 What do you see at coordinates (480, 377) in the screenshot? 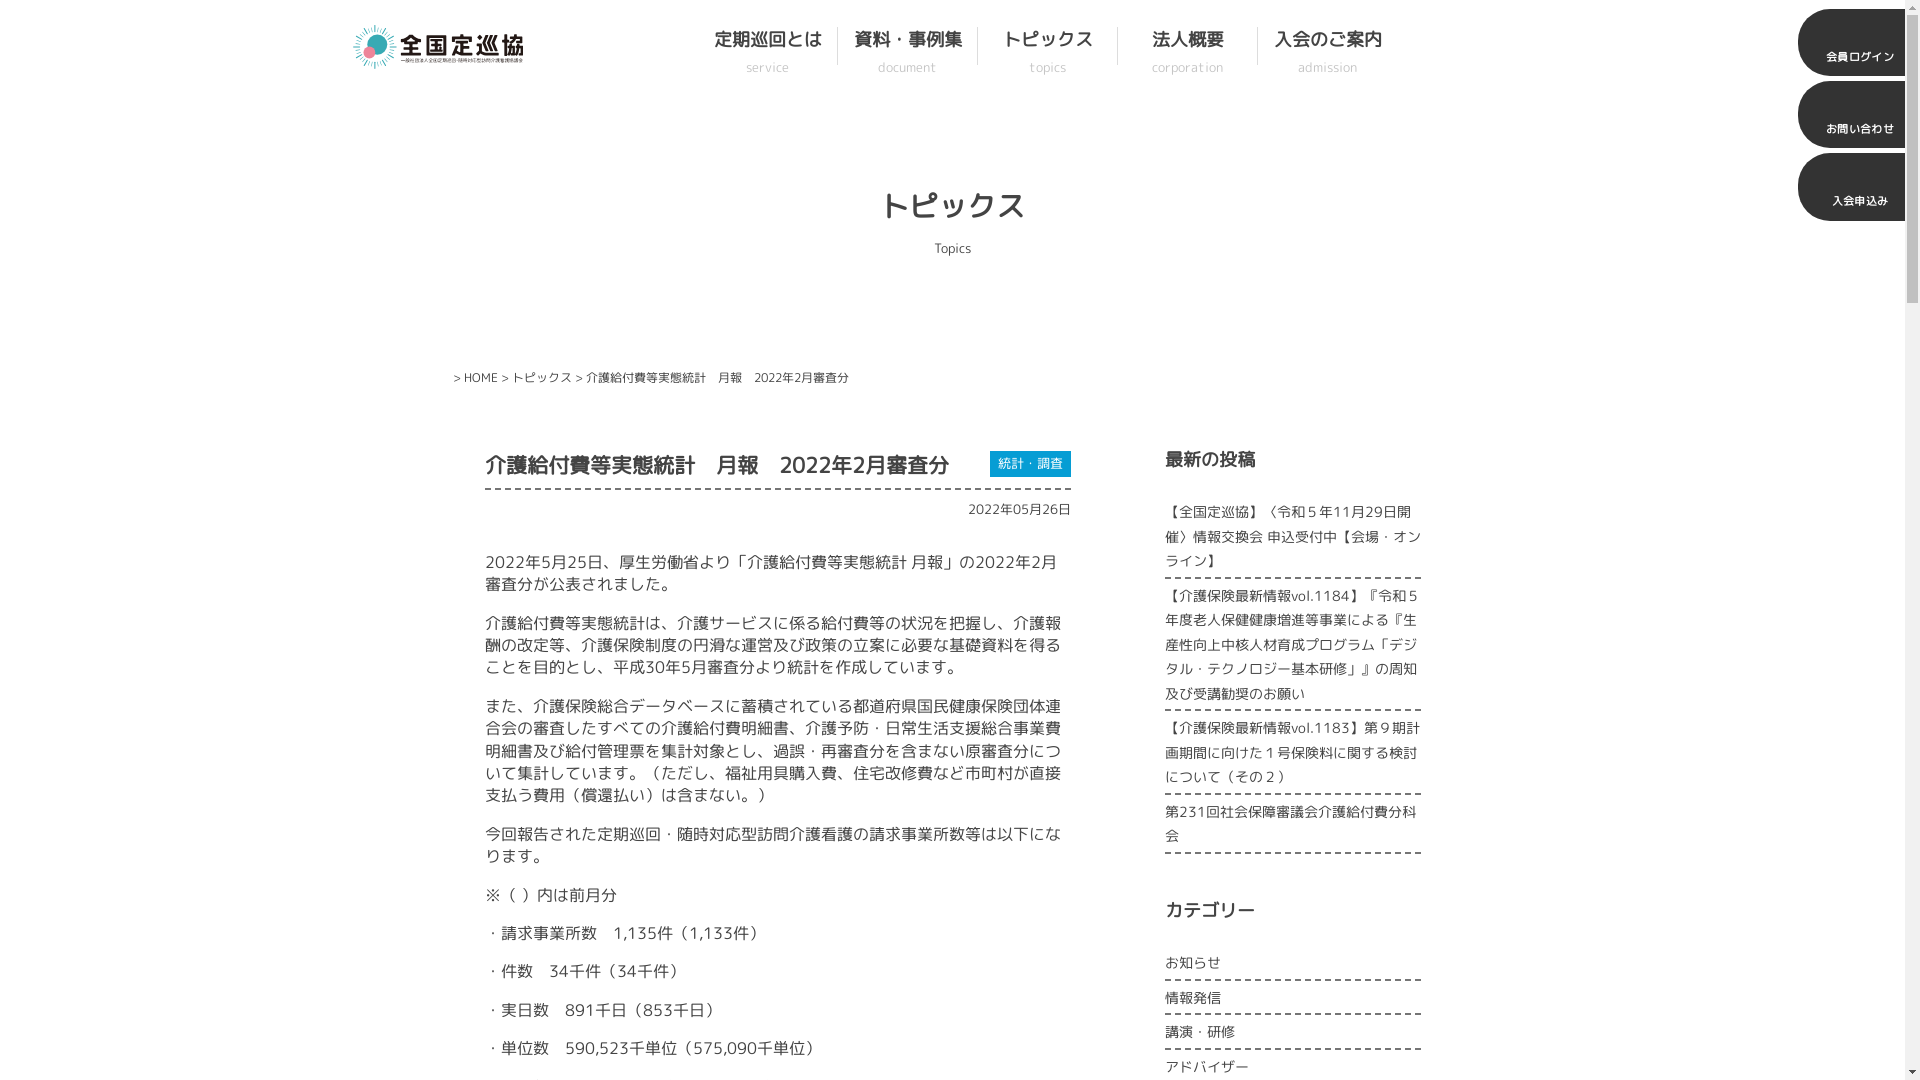
I see `'HOME'` at bounding box center [480, 377].